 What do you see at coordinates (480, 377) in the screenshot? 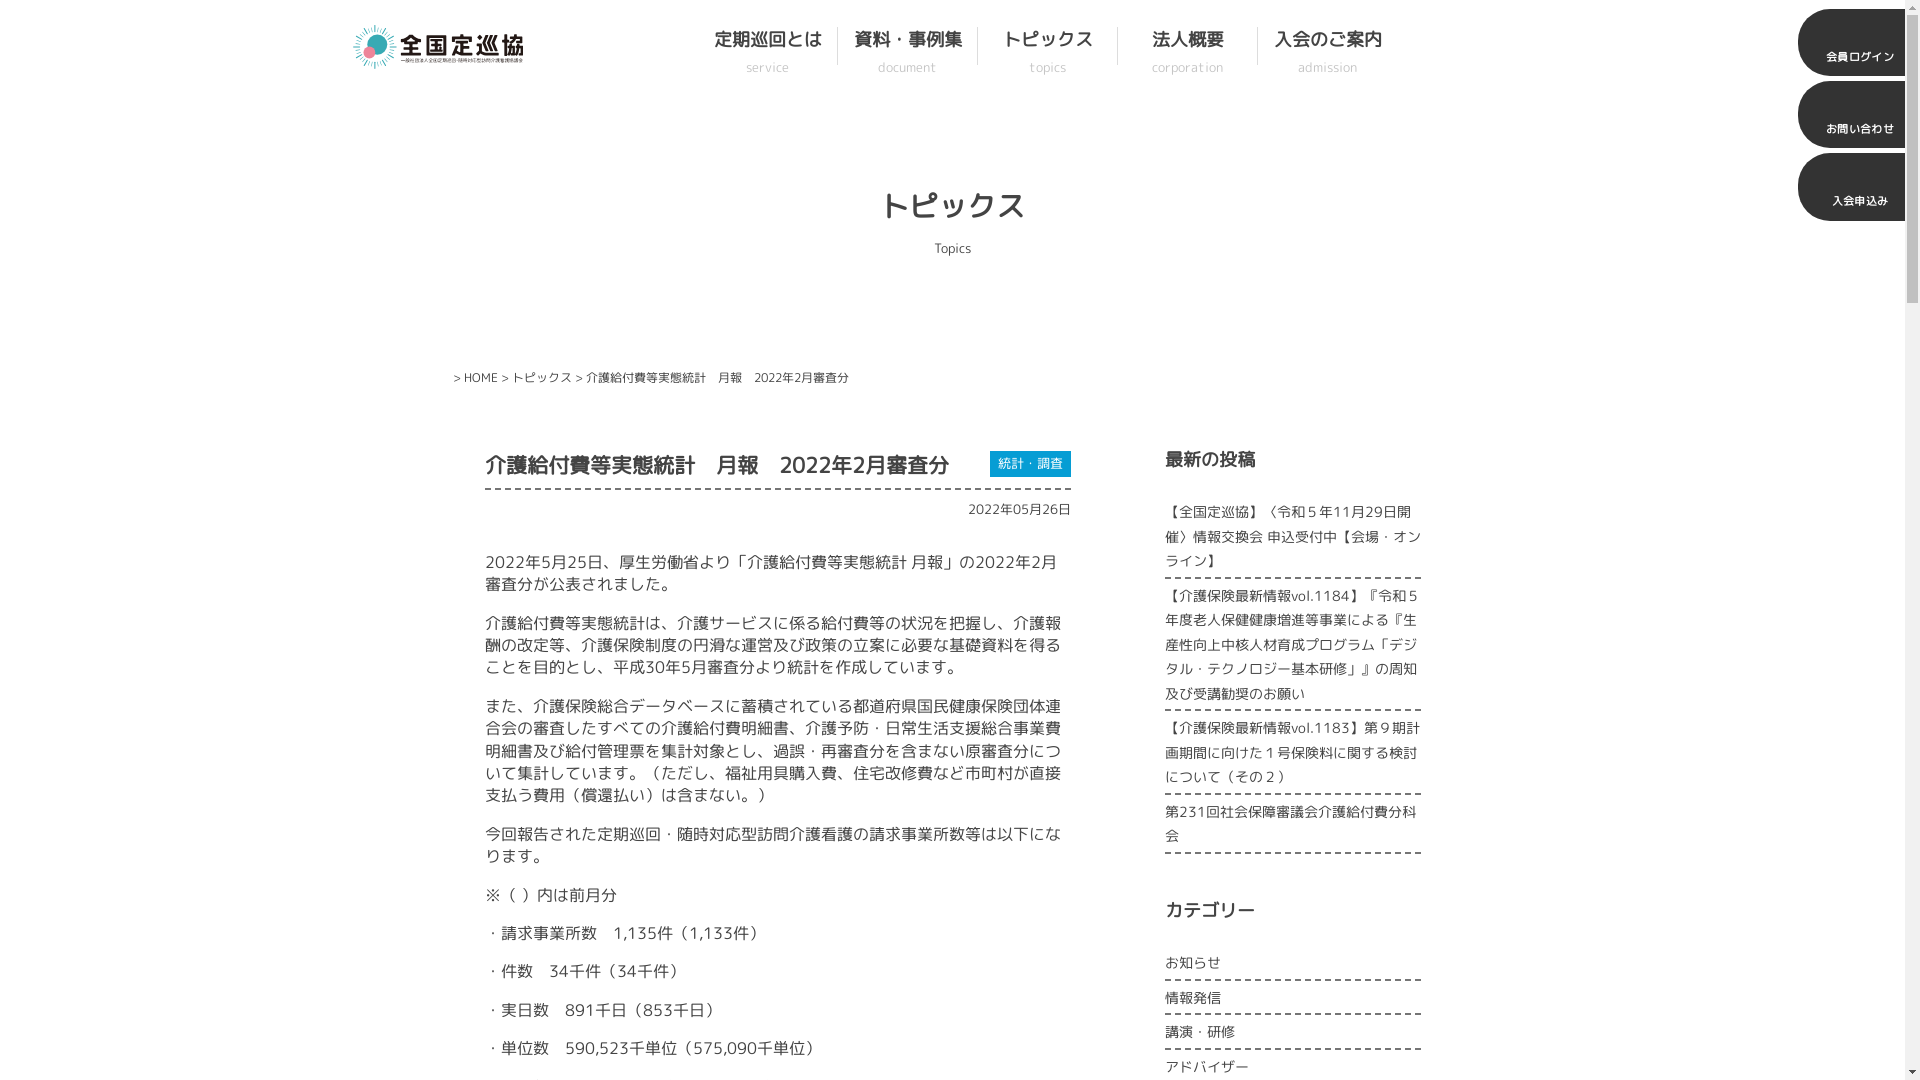
I see `'HOME'` at bounding box center [480, 377].